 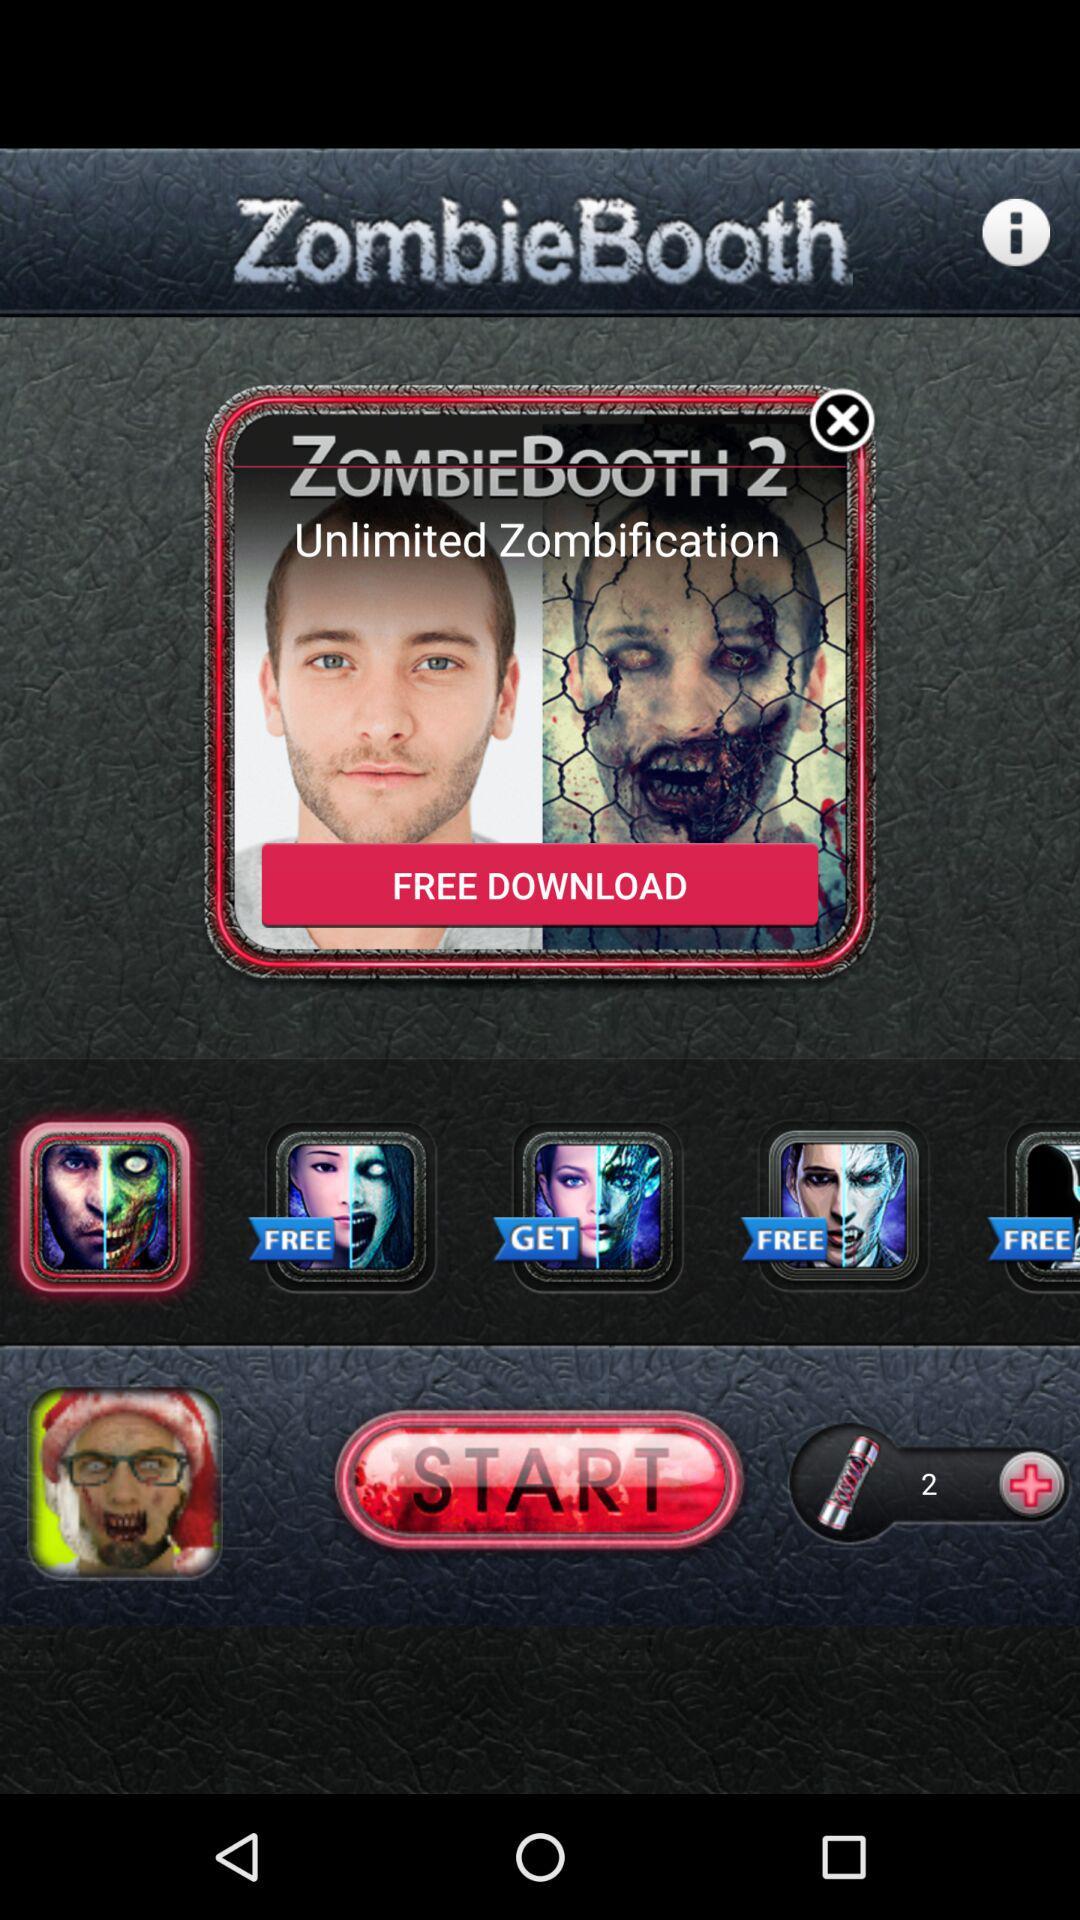 What do you see at coordinates (124, 1586) in the screenshot?
I see `the avatar icon` at bounding box center [124, 1586].